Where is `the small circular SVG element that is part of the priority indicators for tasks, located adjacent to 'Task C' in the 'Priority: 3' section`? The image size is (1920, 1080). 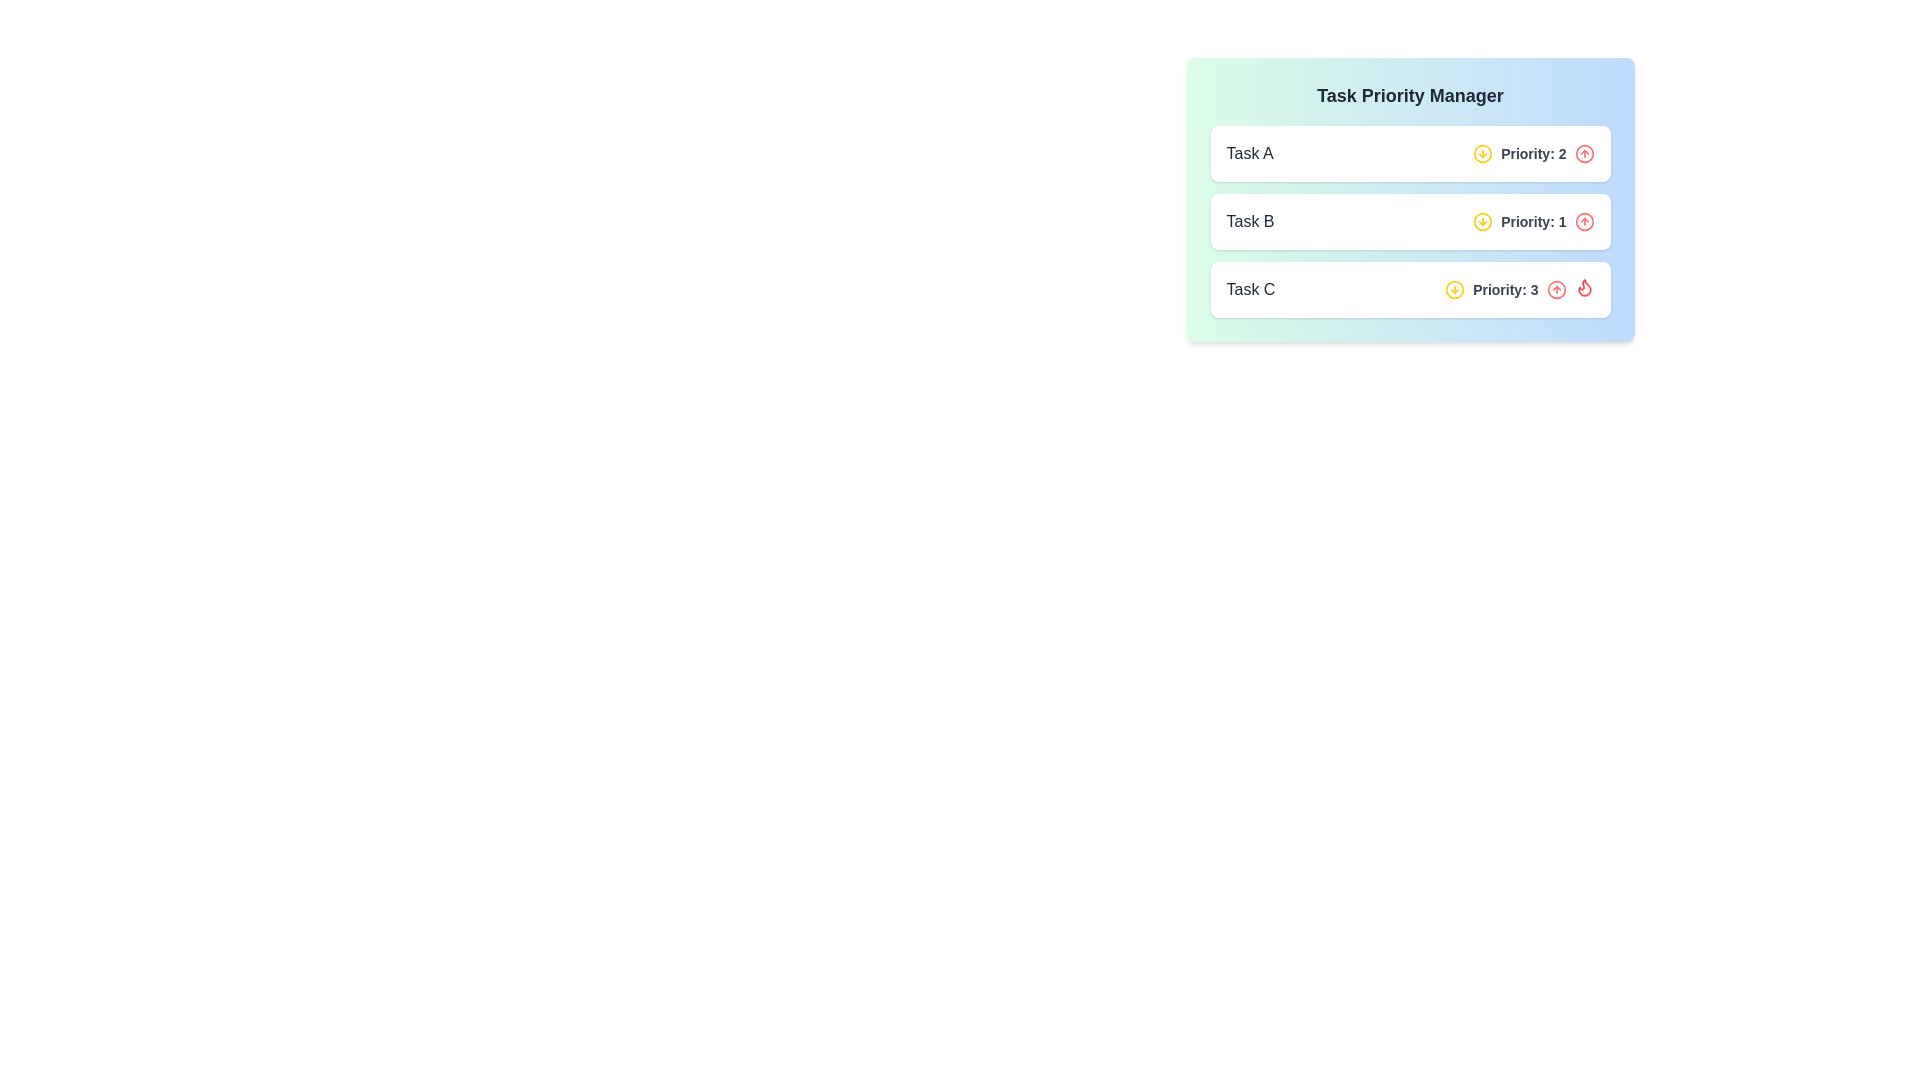 the small circular SVG element that is part of the priority indicators for tasks, located adjacent to 'Task C' in the 'Priority: 3' section is located at coordinates (1555, 289).